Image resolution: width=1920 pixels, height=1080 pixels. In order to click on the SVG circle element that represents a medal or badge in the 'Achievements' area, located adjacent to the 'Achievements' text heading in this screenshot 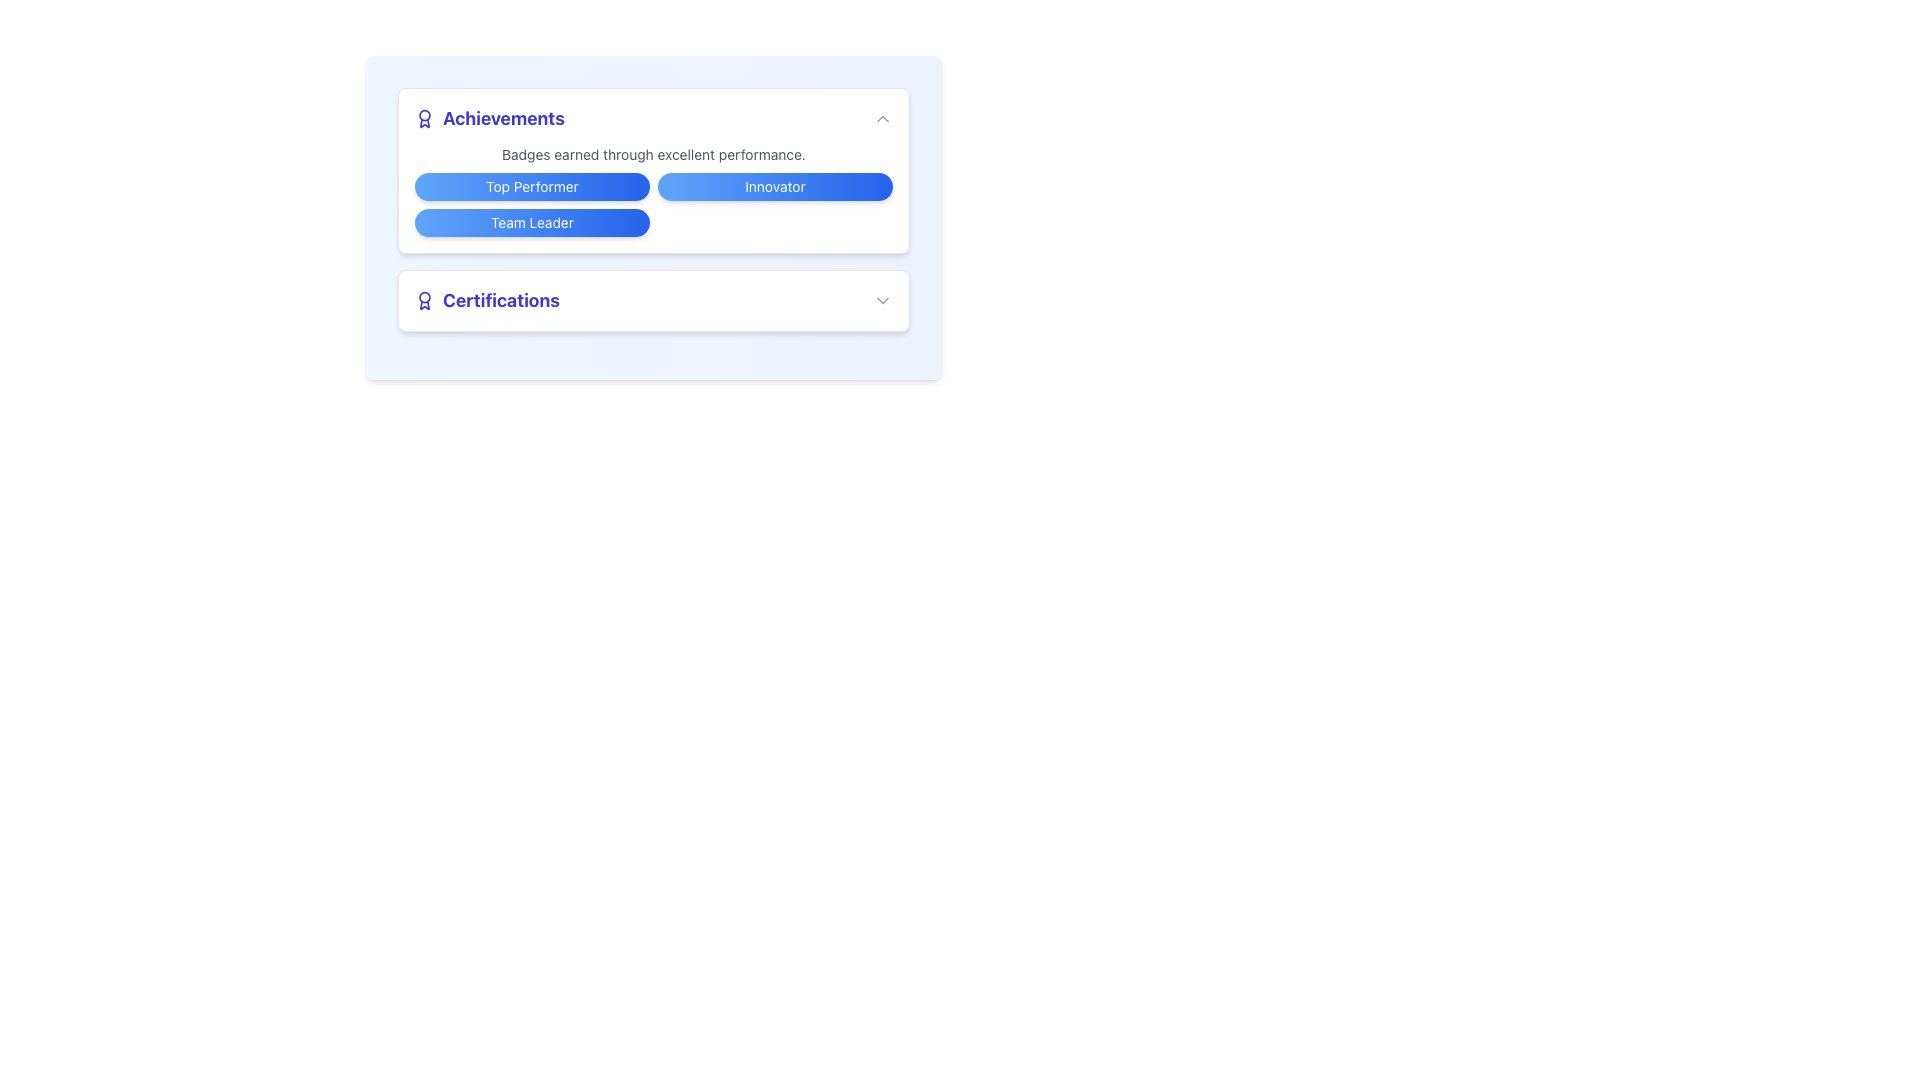, I will do `click(424, 297)`.